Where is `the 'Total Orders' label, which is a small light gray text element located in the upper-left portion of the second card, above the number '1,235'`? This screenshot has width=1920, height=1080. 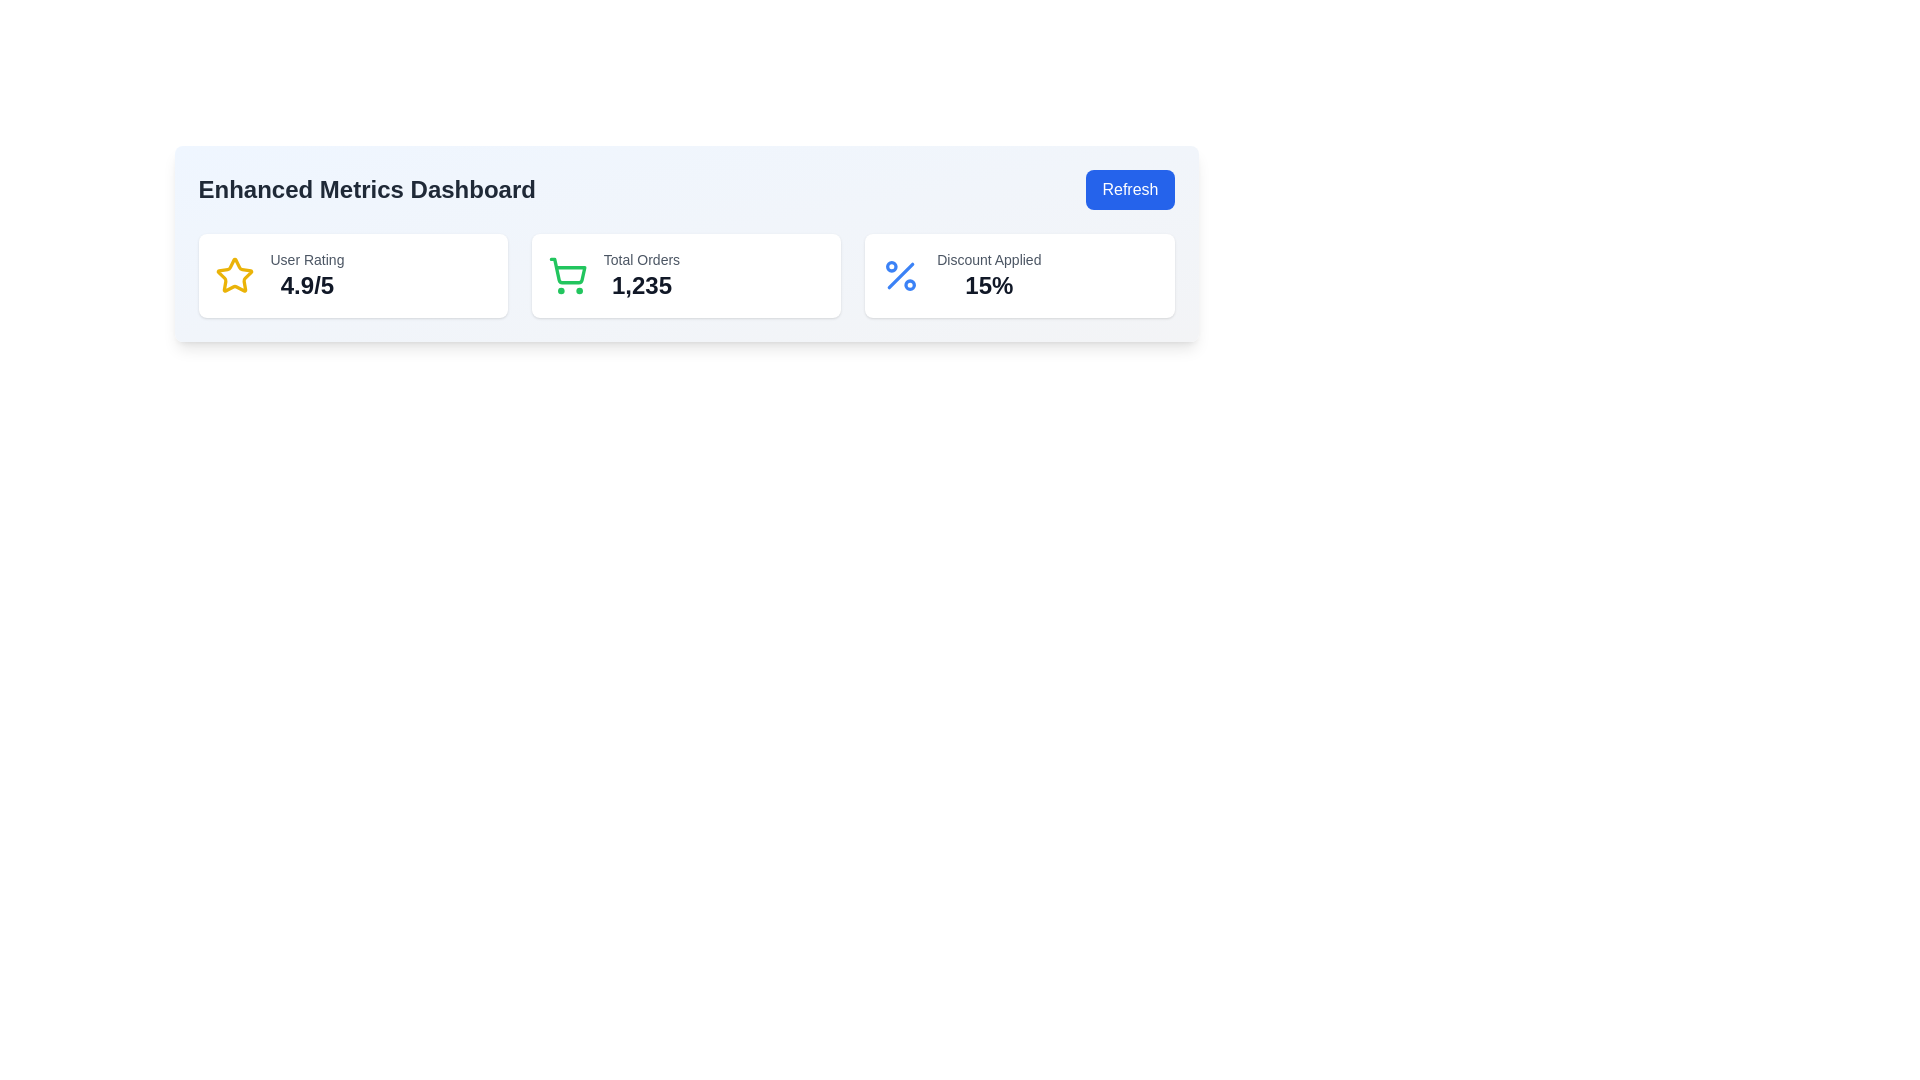 the 'Total Orders' label, which is a small light gray text element located in the upper-left portion of the second card, above the number '1,235' is located at coordinates (641, 258).